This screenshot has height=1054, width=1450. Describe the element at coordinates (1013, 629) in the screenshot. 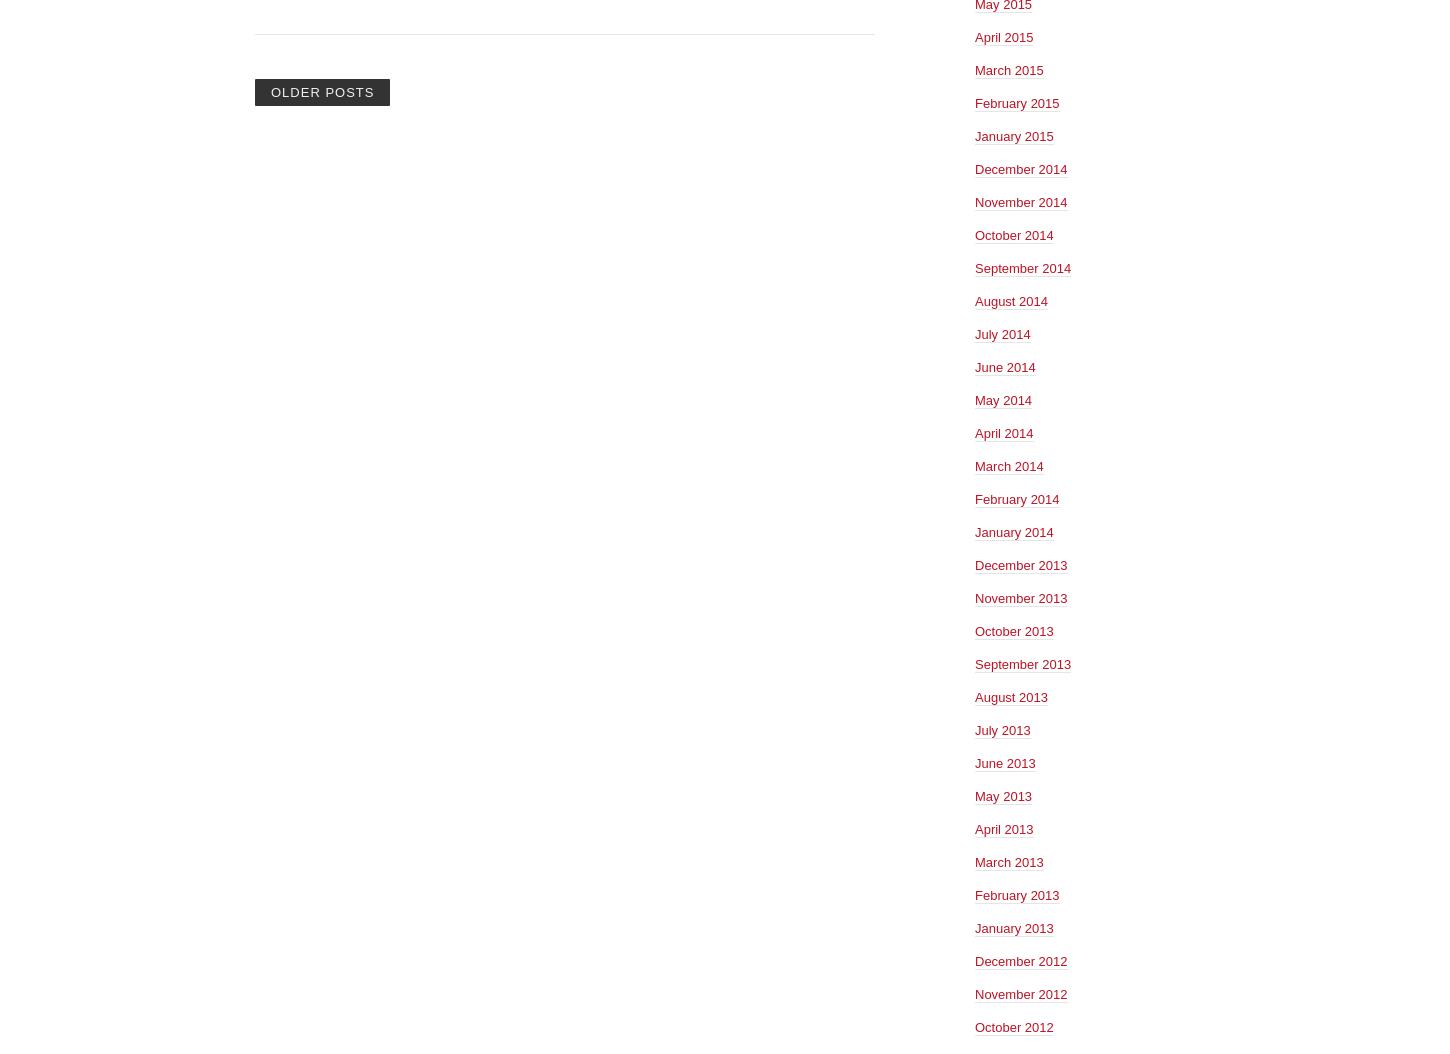

I see `'October 2013'` at that location.